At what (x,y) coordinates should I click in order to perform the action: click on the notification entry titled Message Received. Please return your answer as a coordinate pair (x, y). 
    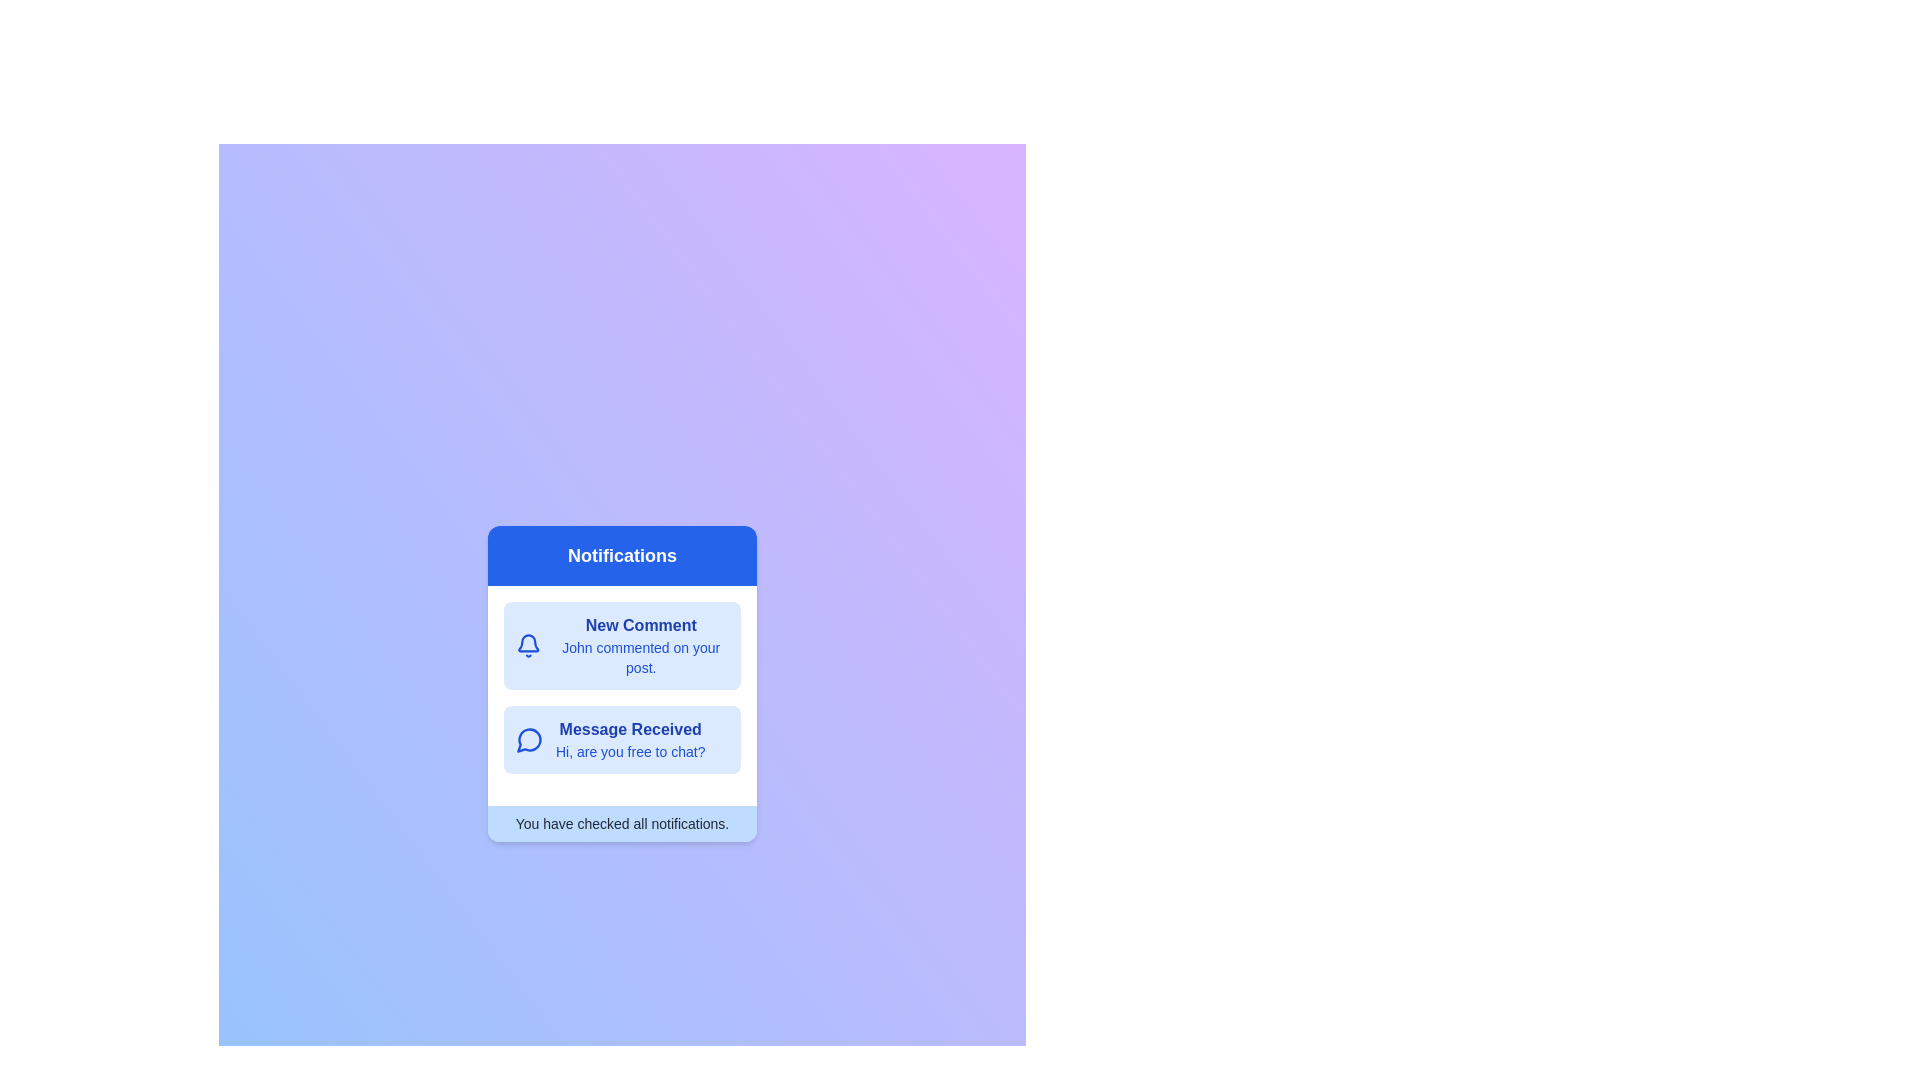
    Looking at the image, I should click on (621, 740).